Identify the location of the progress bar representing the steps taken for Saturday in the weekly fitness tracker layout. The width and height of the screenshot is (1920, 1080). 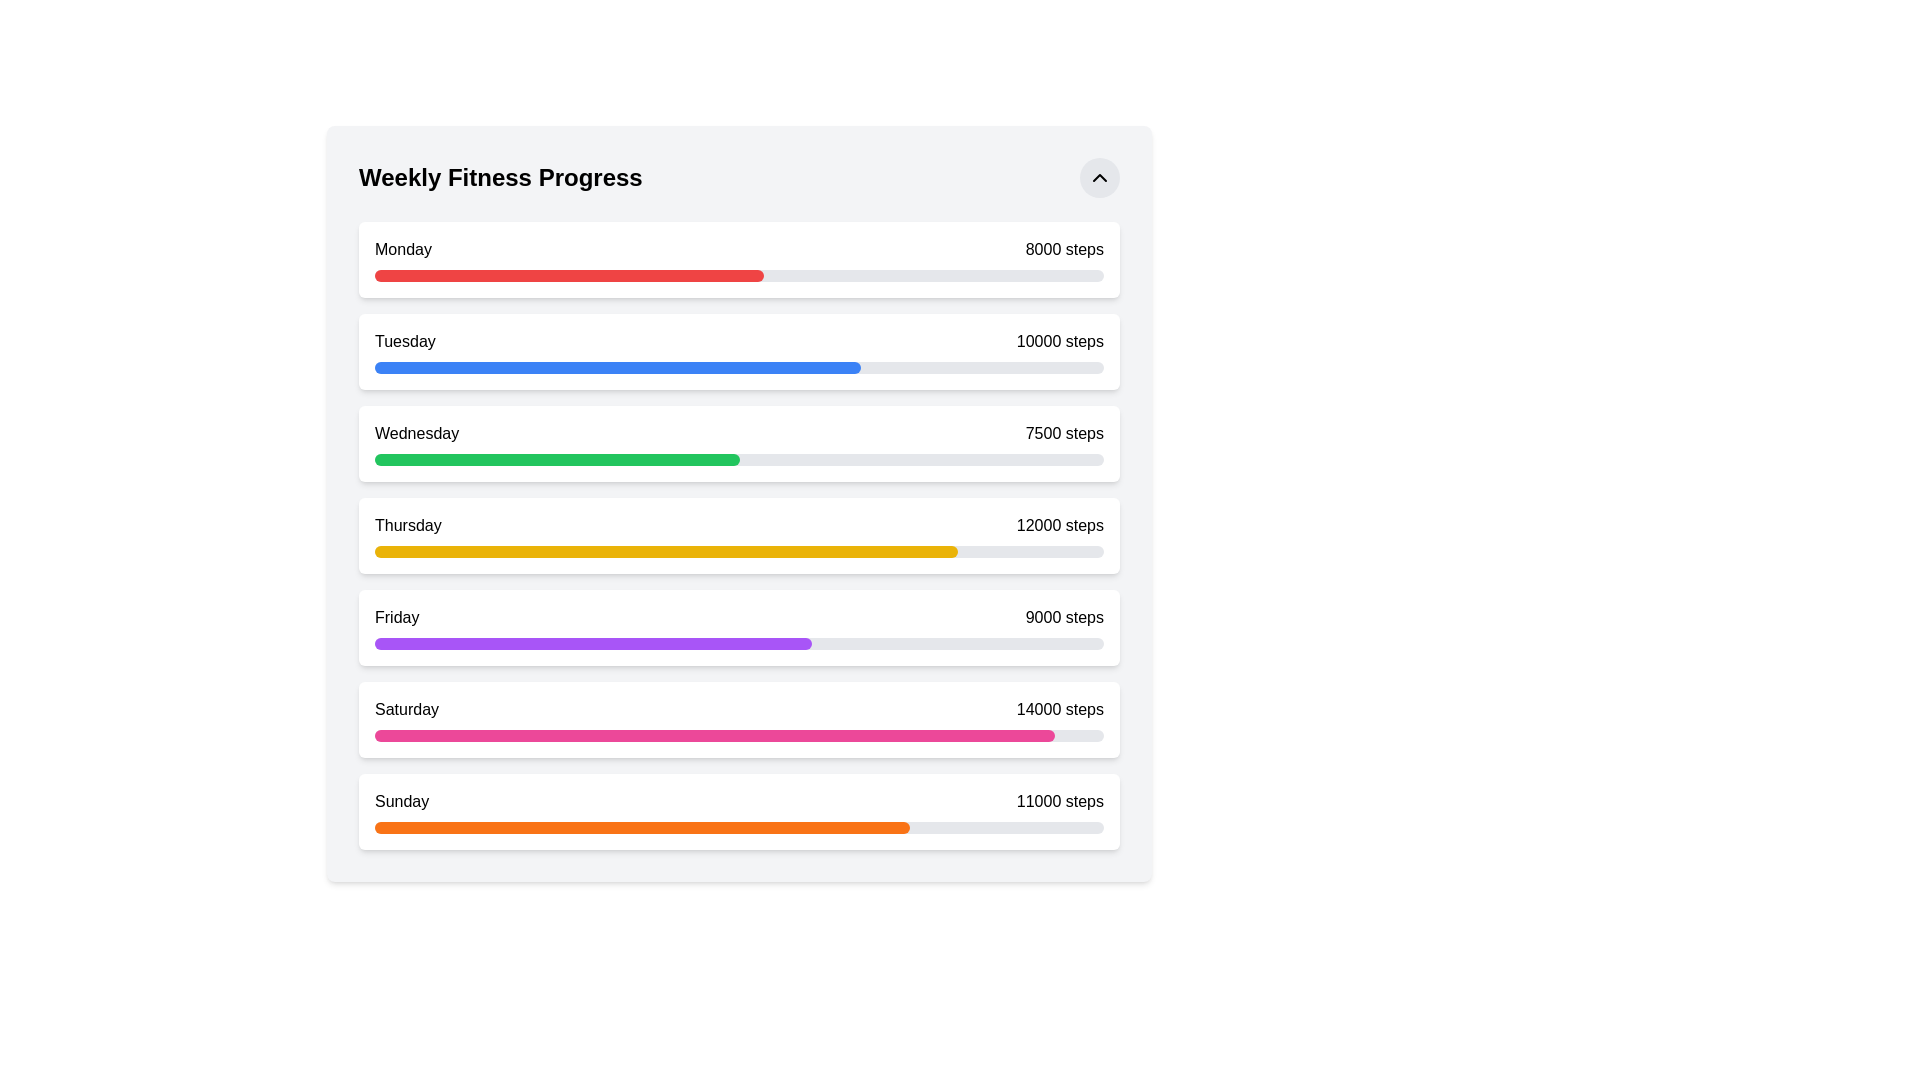
(738, 732).